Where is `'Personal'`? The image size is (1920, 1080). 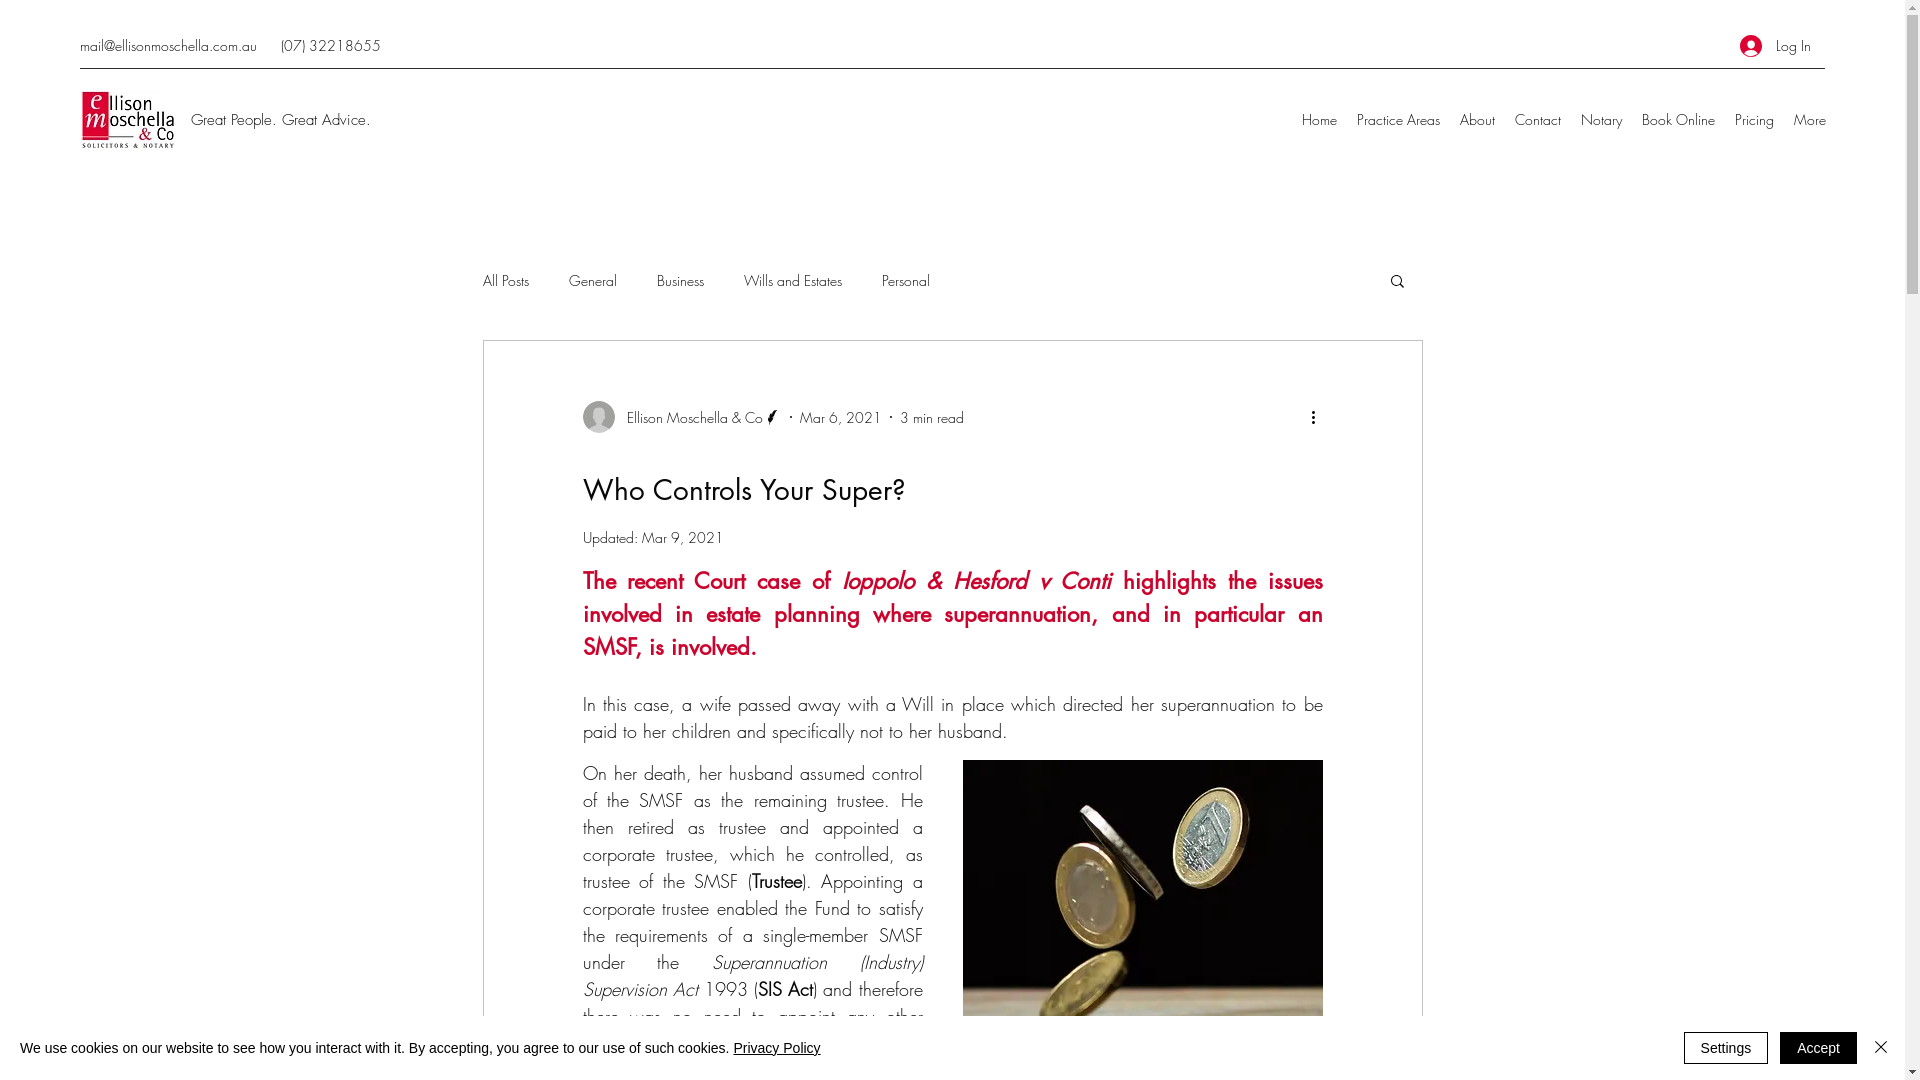 'Personal' is located at coordinates (905, 280).